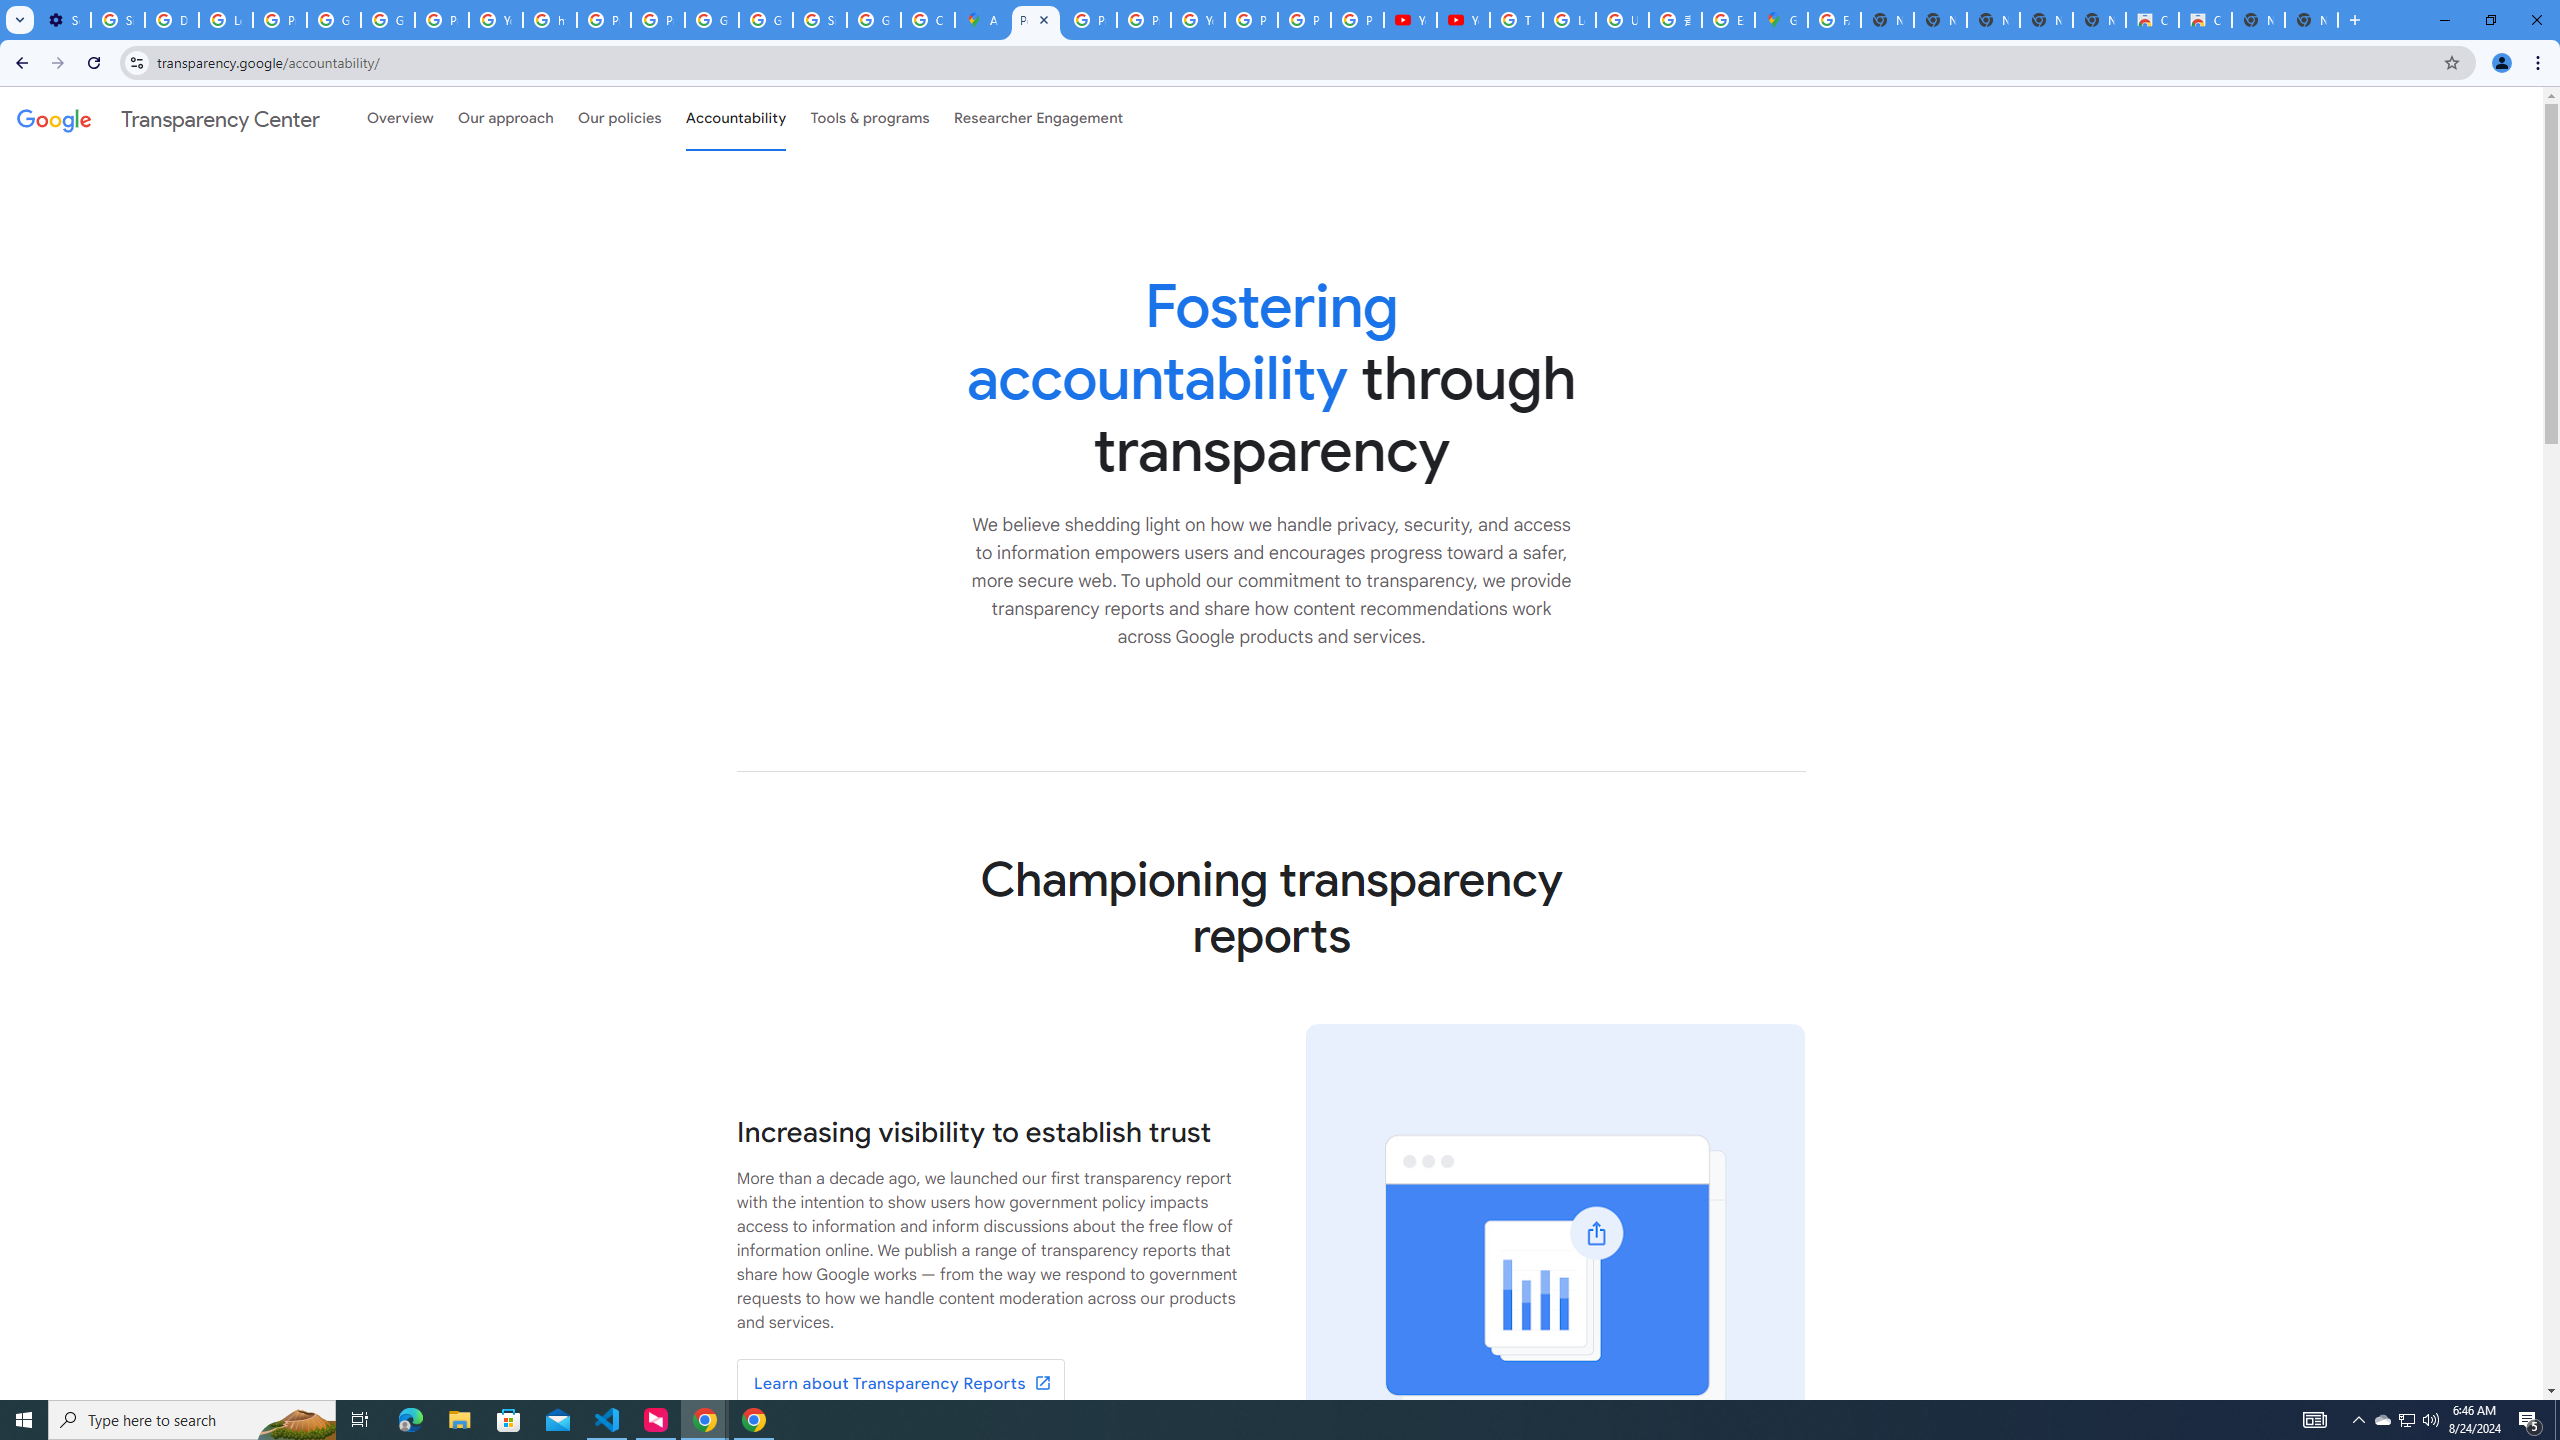 The image size is (2560, 1440). I want to click on 'Go to Transparency Report About web page', so click(900, 1382).